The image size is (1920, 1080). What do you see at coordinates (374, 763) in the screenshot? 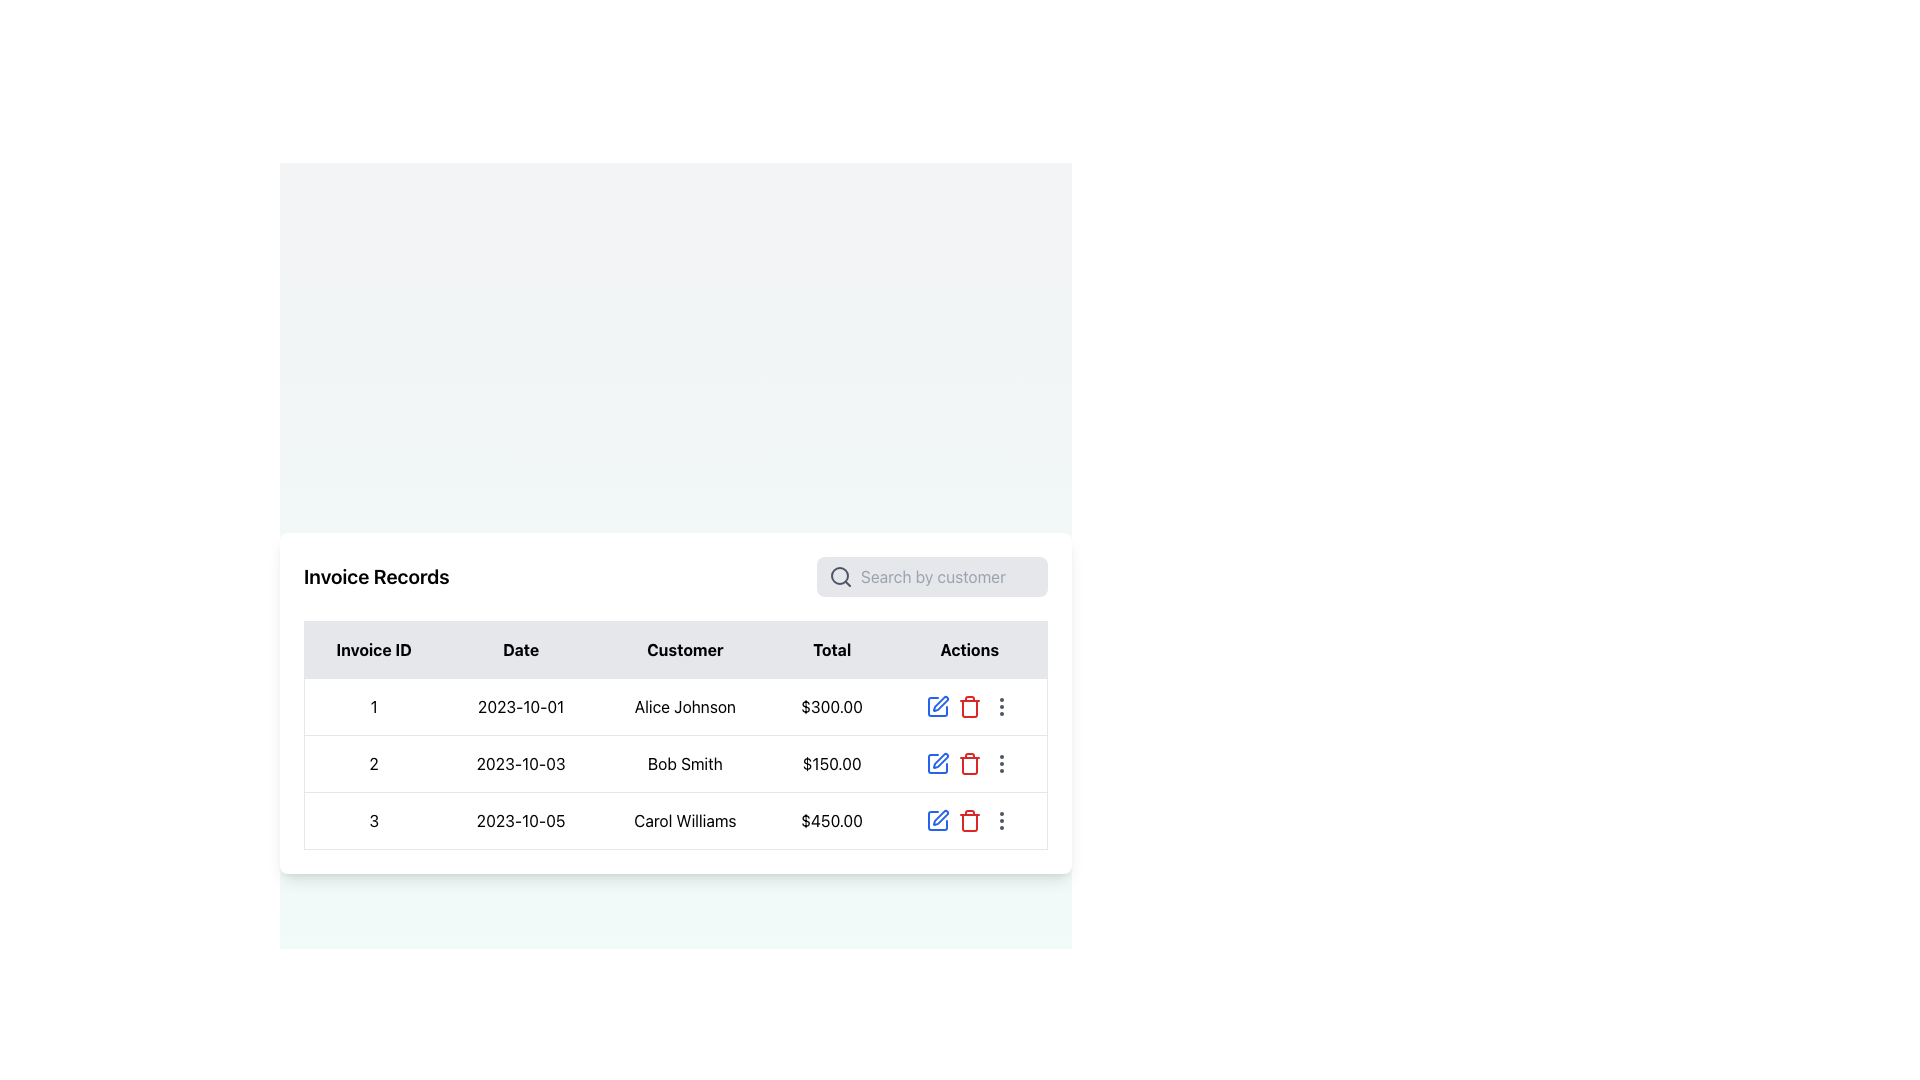
I see `the numeral '2' in the 'Invoice ID' column of the table, which is part of the row detailing 'Bob Smith'` at bounding box center [374, 763].